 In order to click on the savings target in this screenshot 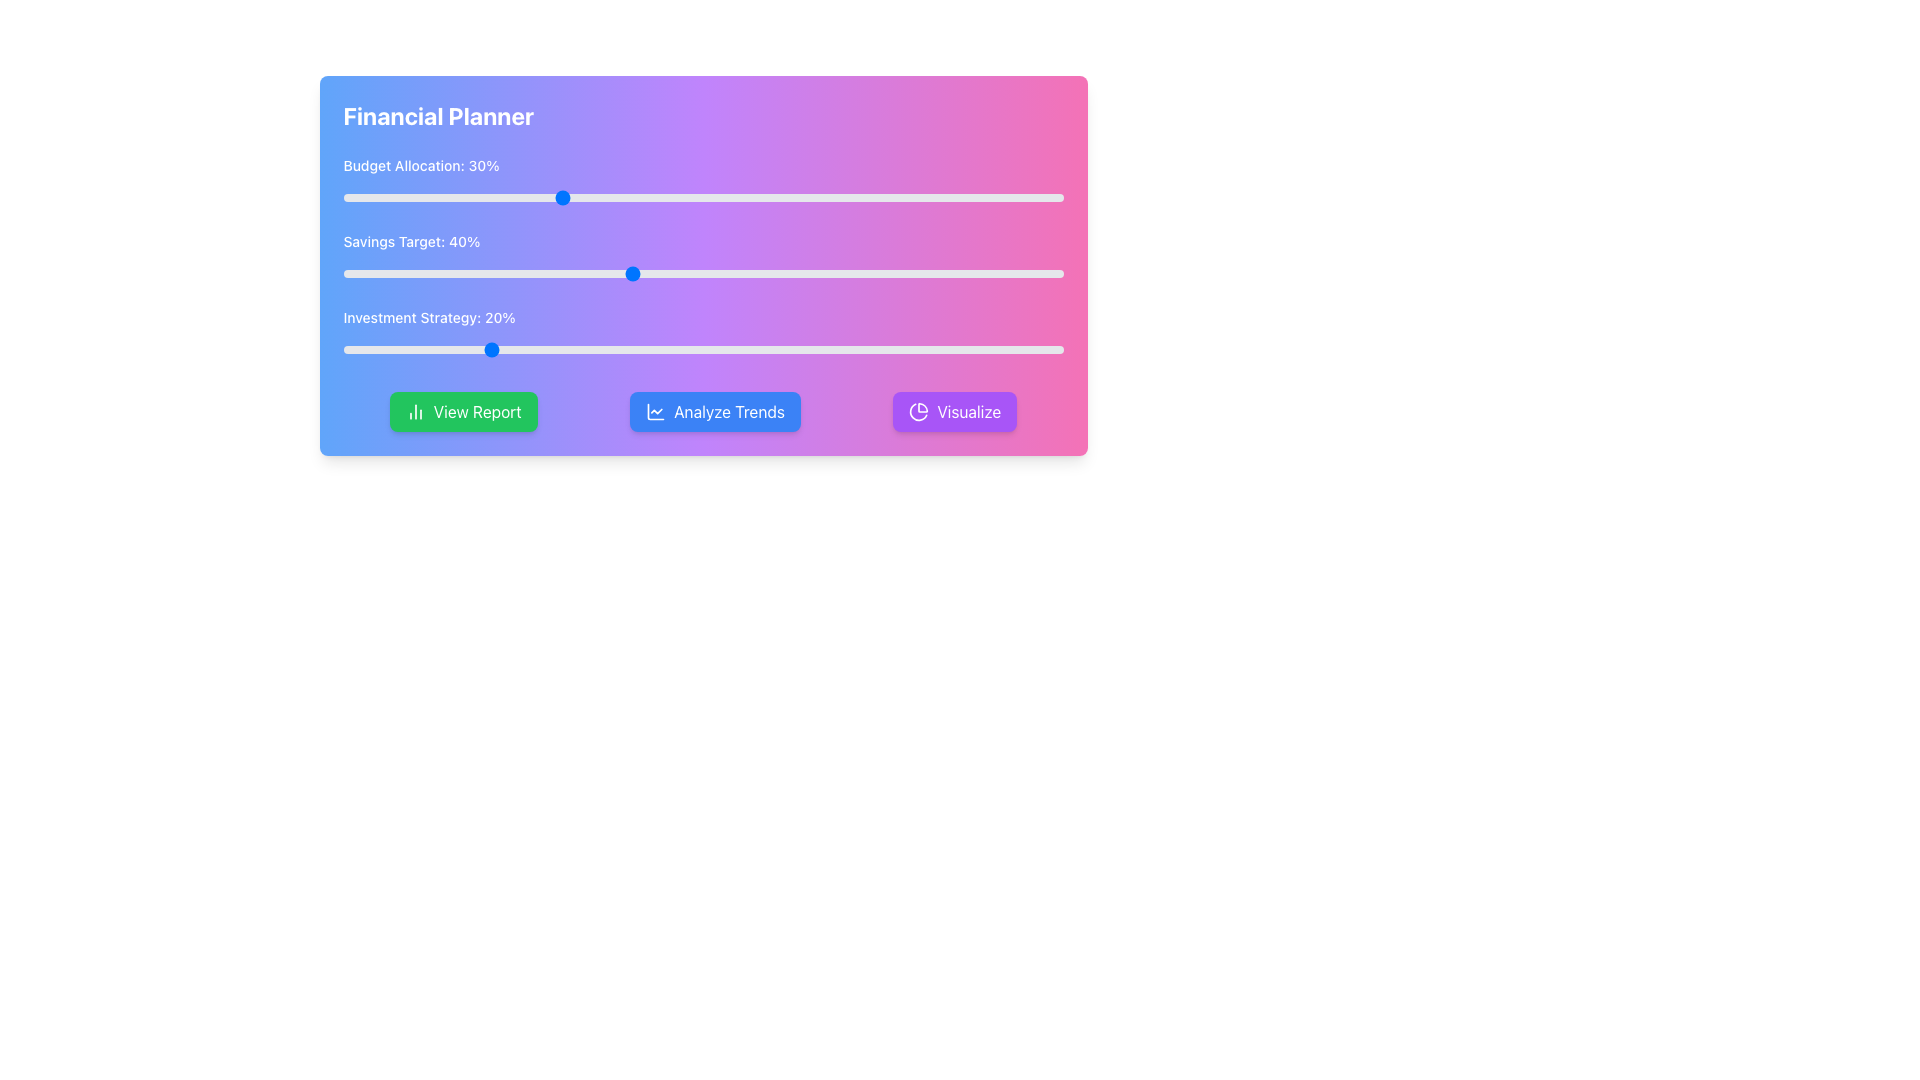, I will do `click(379, 273)`.